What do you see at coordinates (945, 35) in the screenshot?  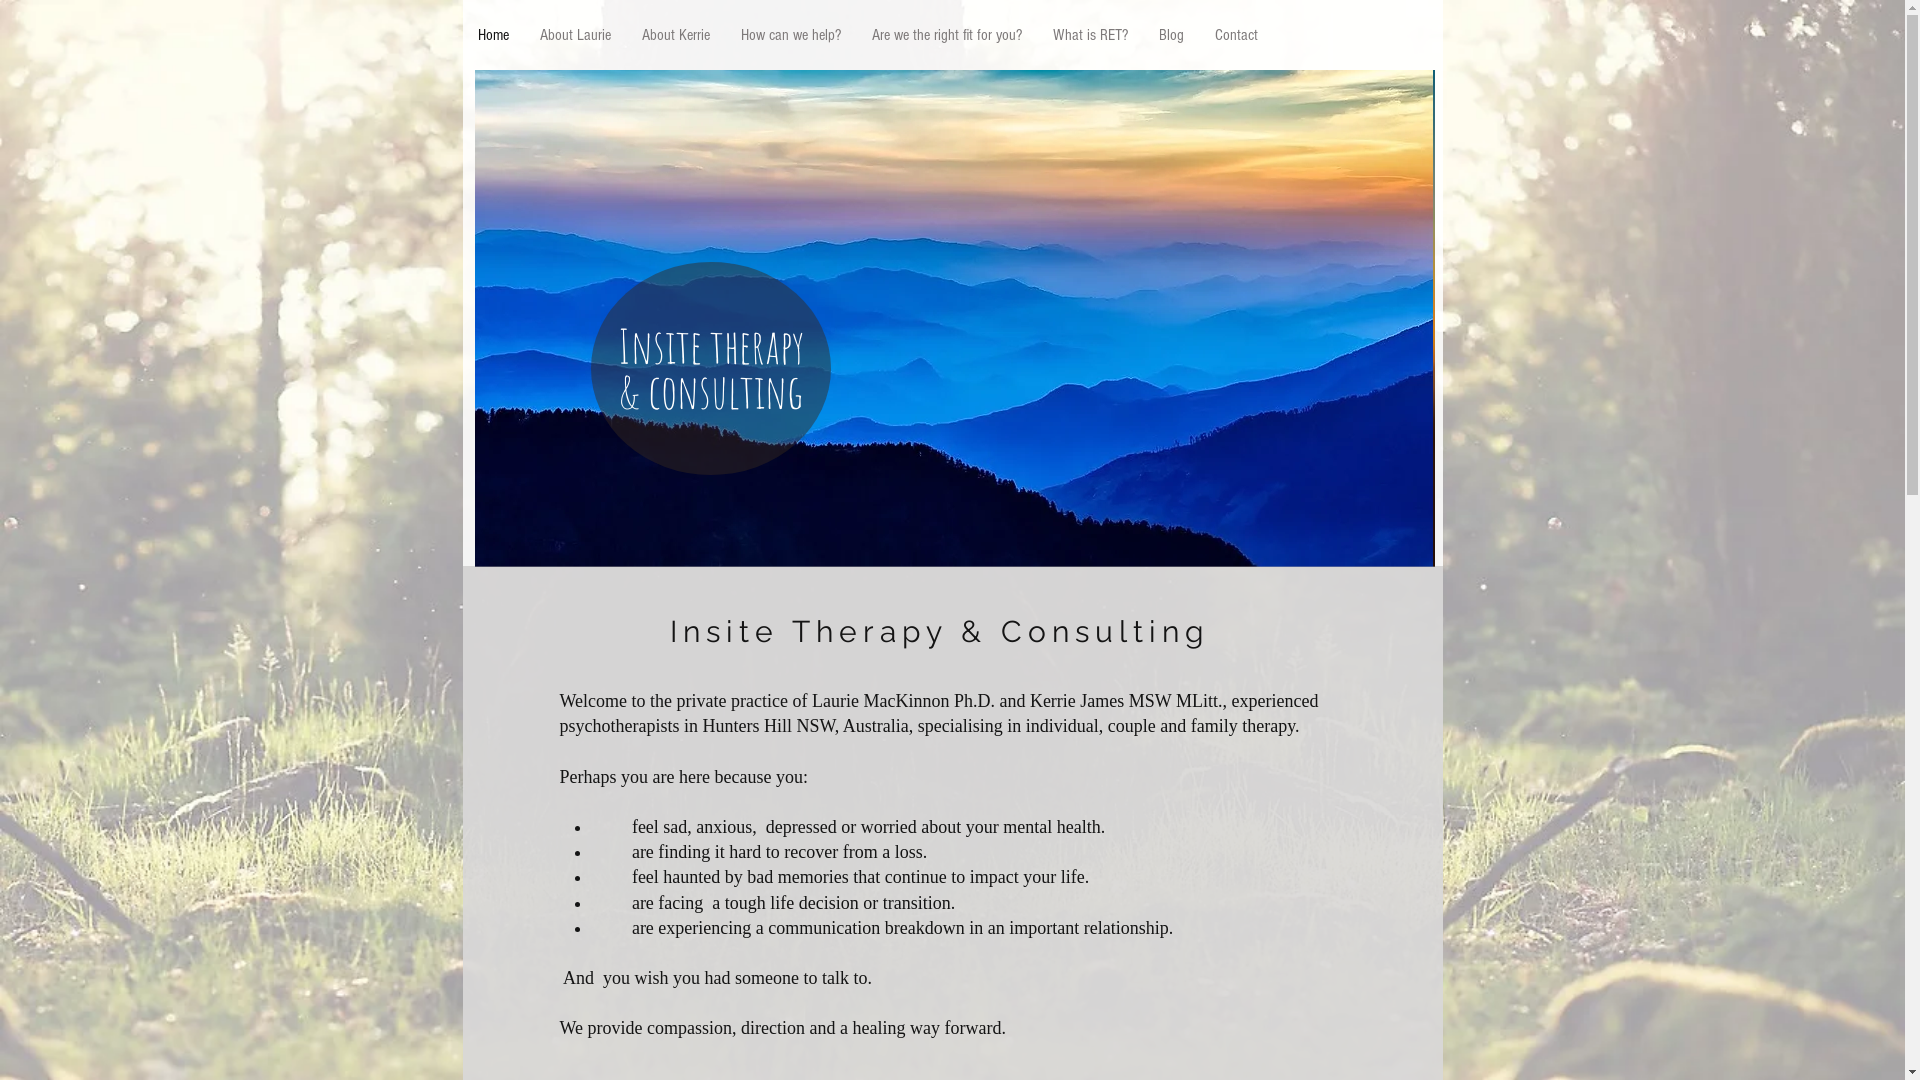 I see `'Are we the right fit for you?'` at bounding box center [945, 35].